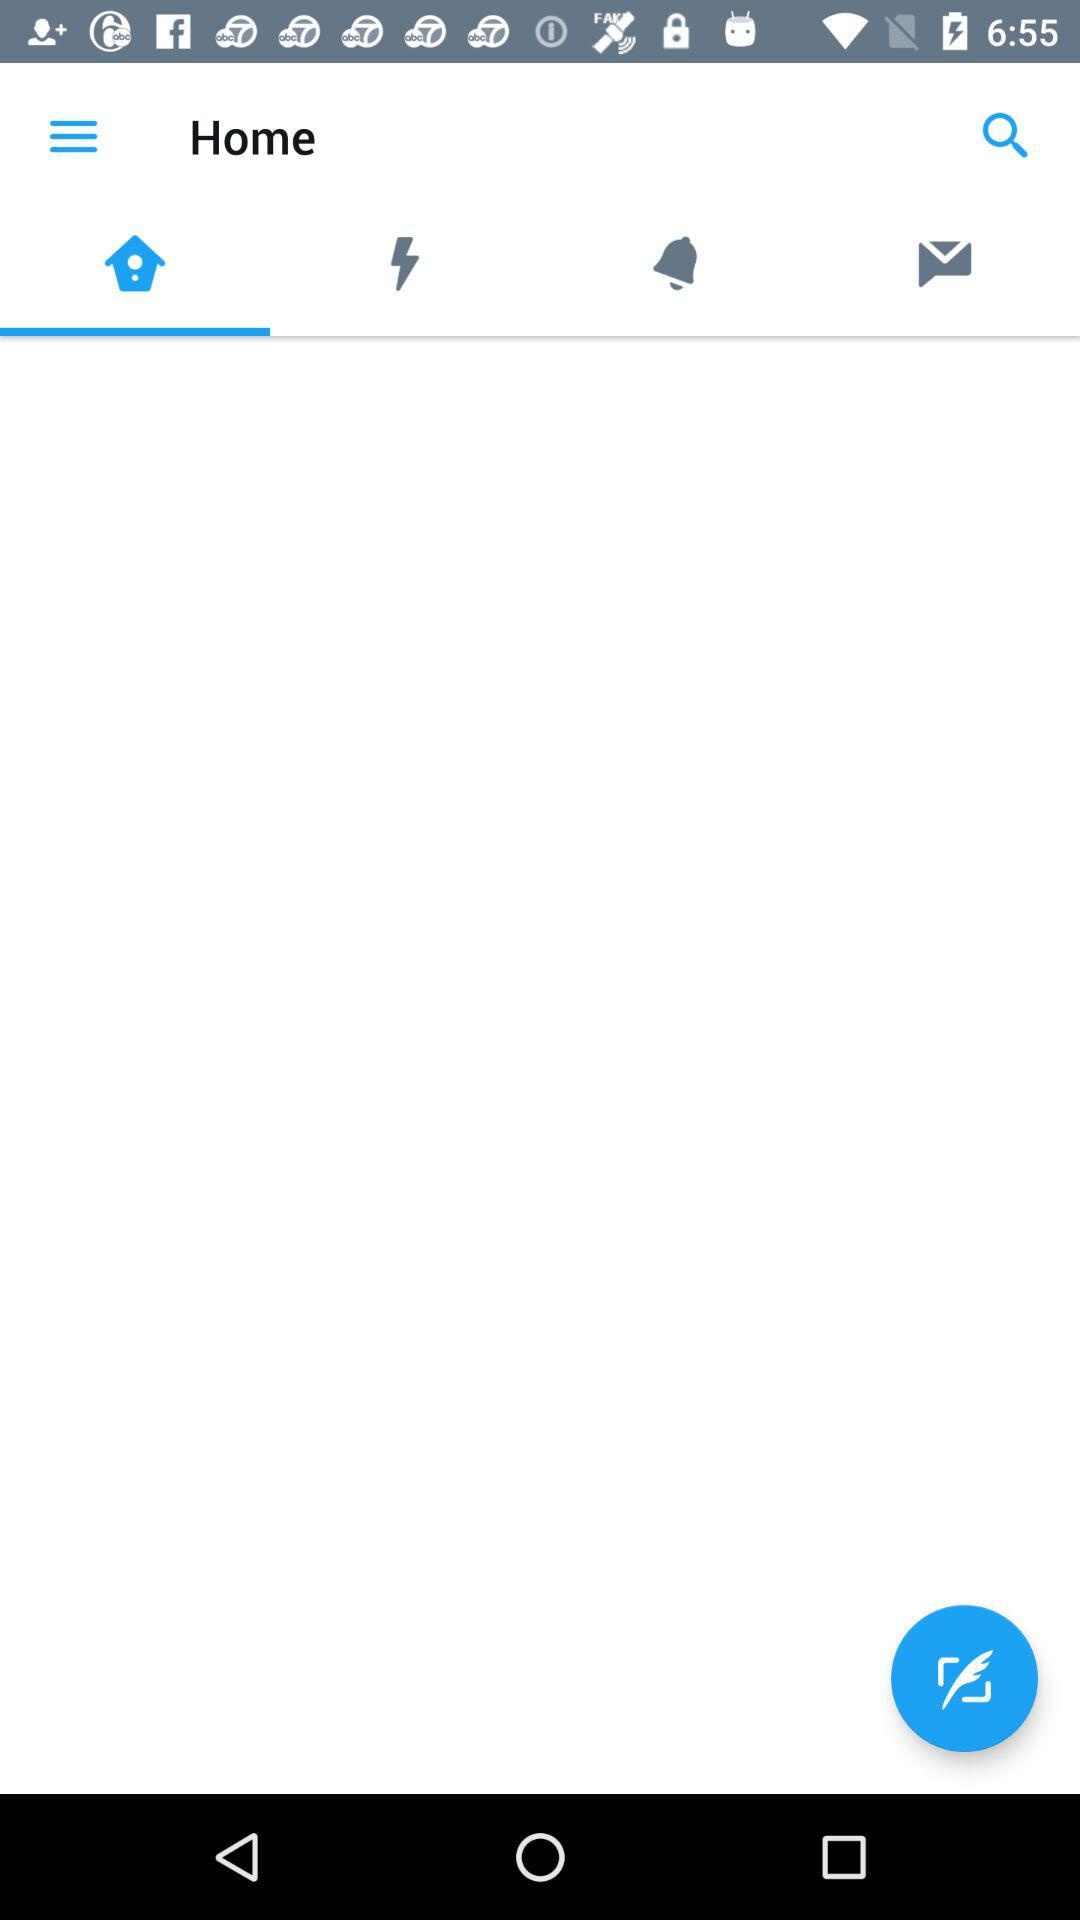  I want to click on the edit icon, so click(963, 1678).